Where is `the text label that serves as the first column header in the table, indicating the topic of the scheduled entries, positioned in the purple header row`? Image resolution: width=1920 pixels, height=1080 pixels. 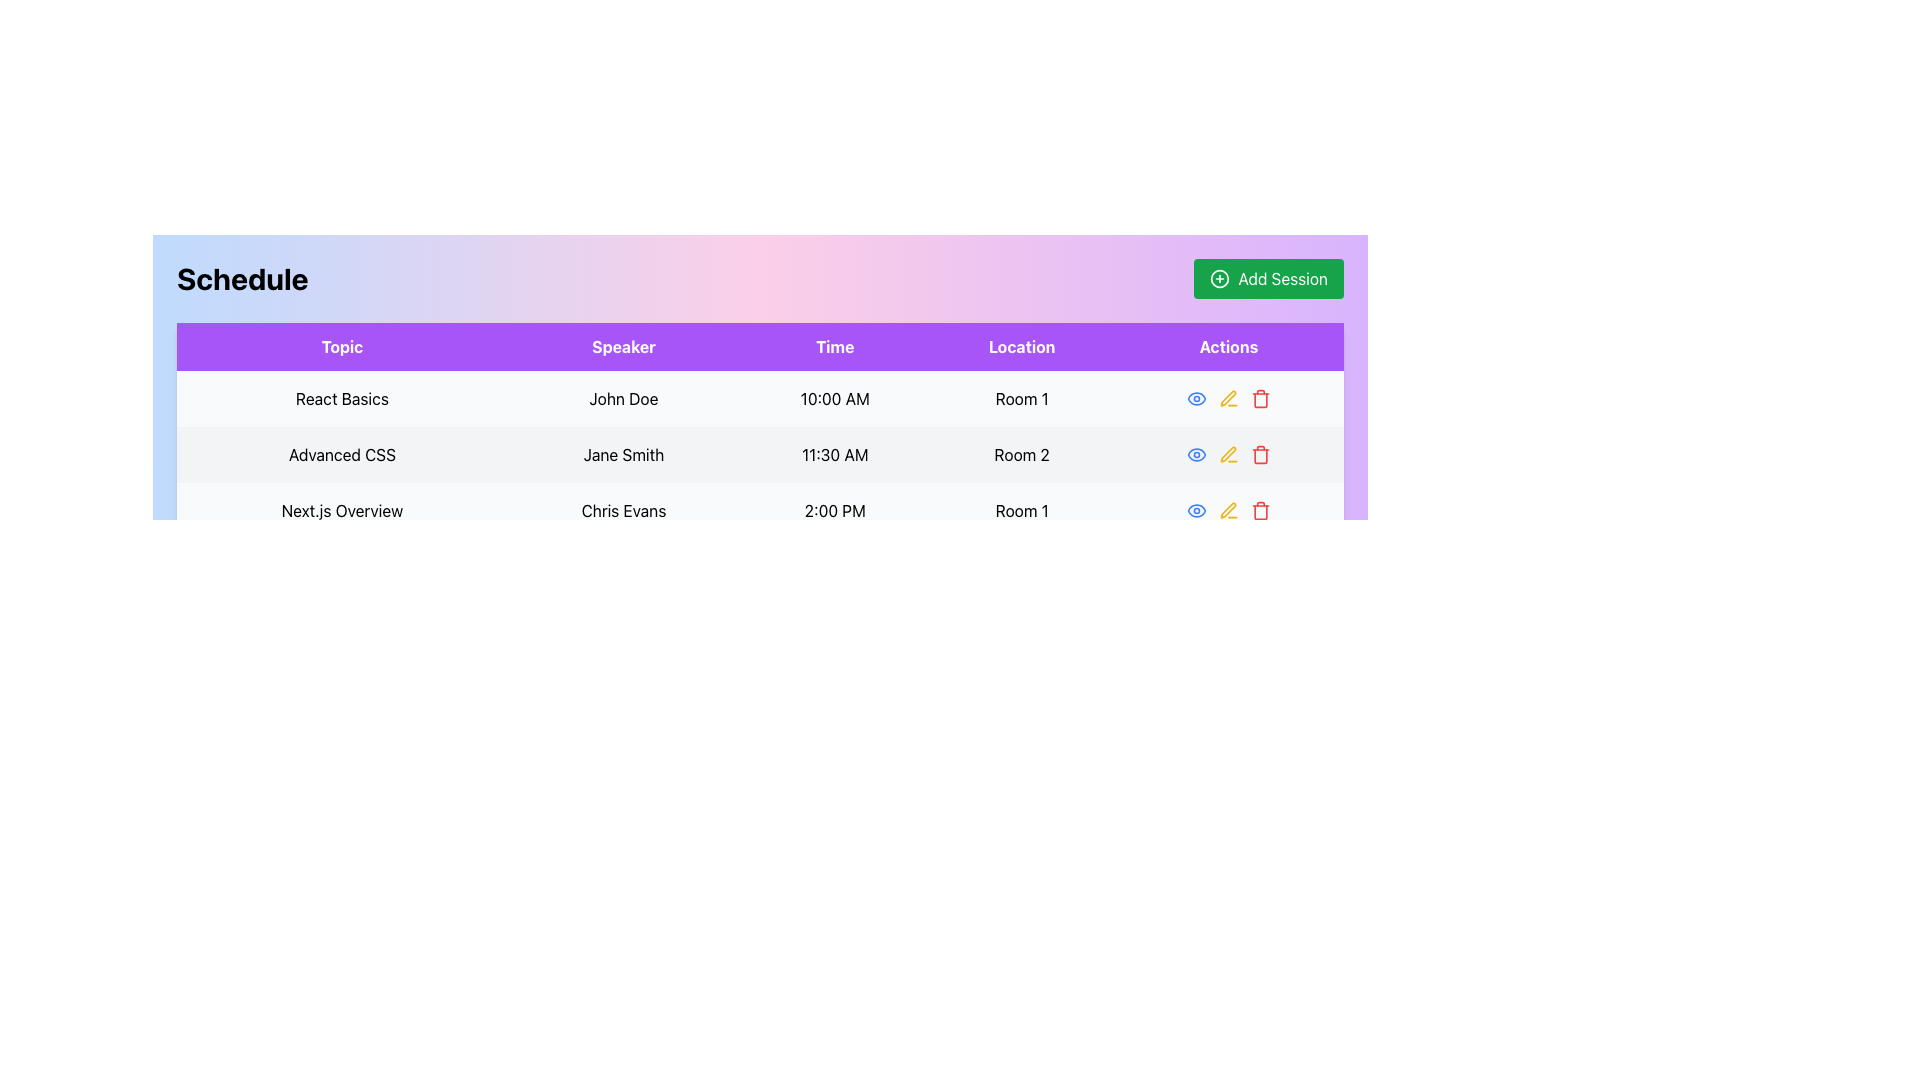 the text label that serves as the first column header in the table, indicating the topic of the scheduled entries, positioned in the purple header row is located at coordinates (342, 346).